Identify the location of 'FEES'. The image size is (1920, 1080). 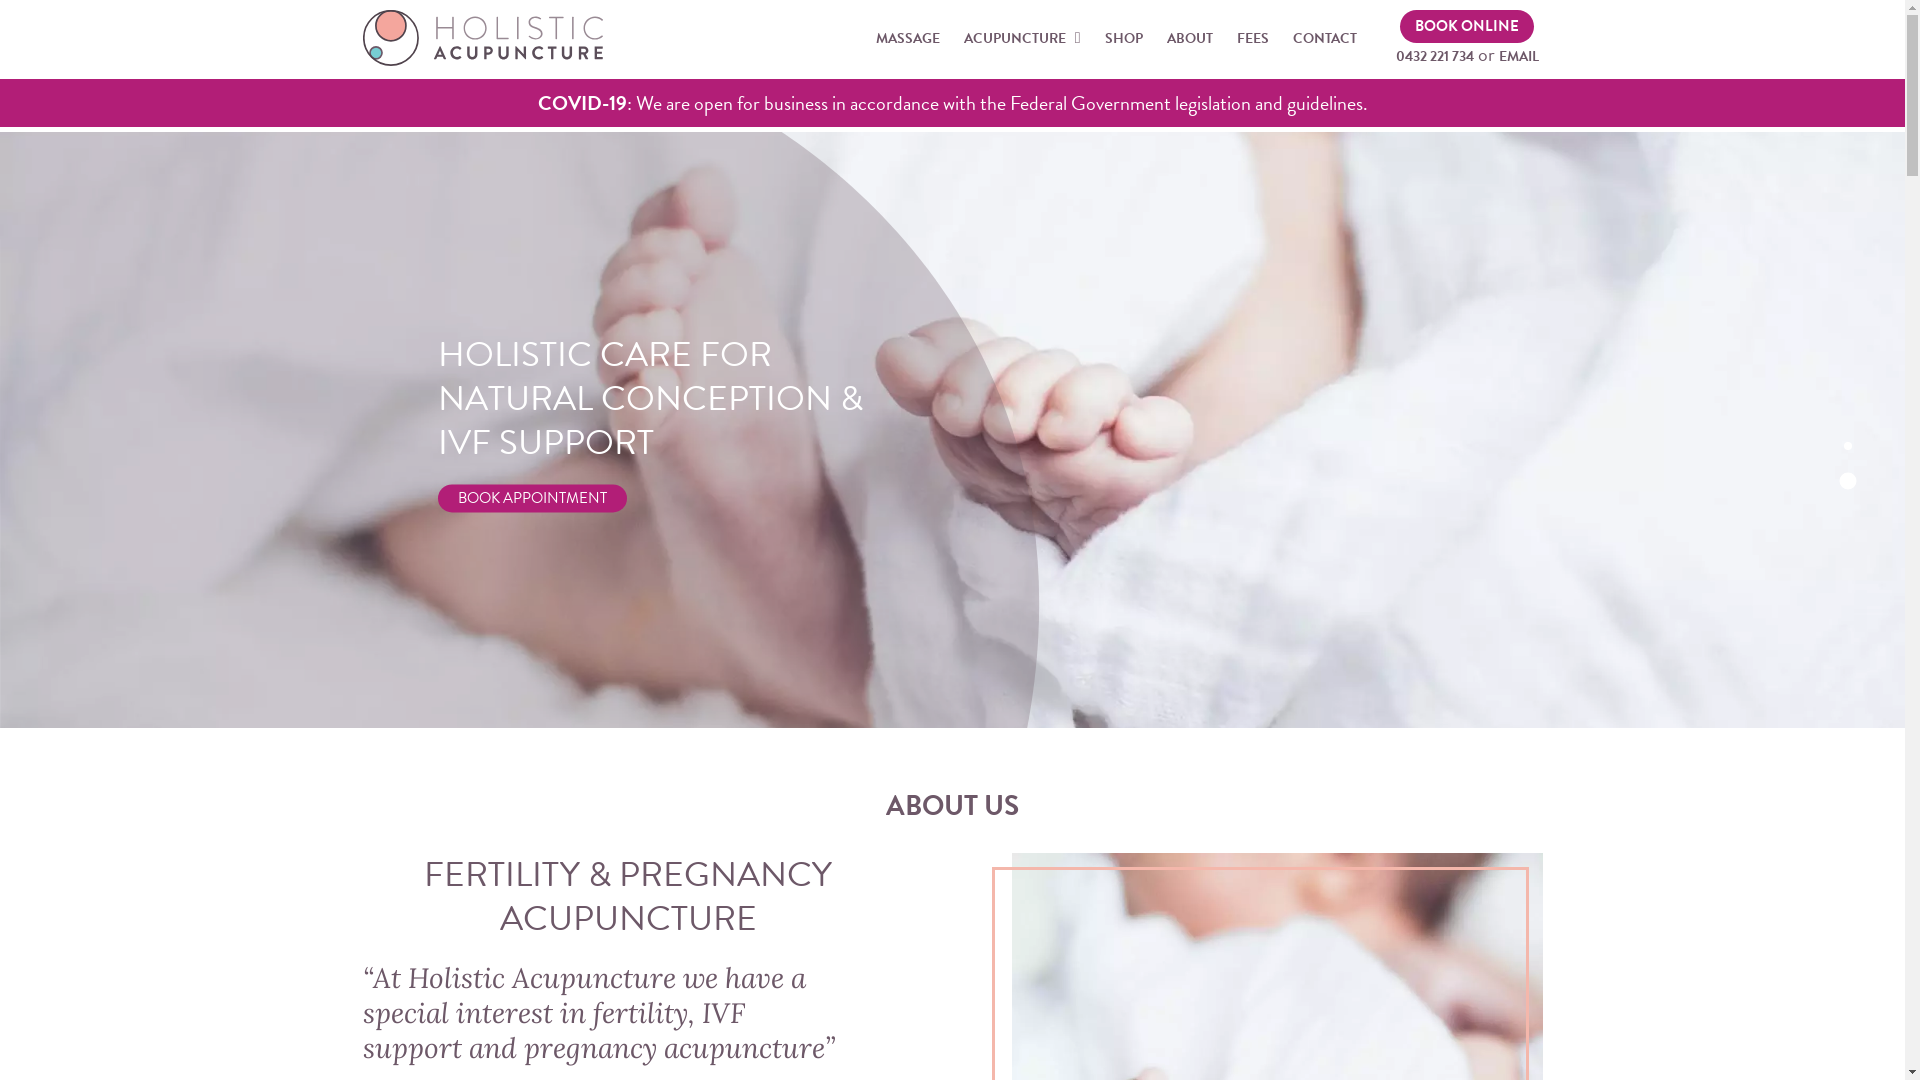
(1251, 38).